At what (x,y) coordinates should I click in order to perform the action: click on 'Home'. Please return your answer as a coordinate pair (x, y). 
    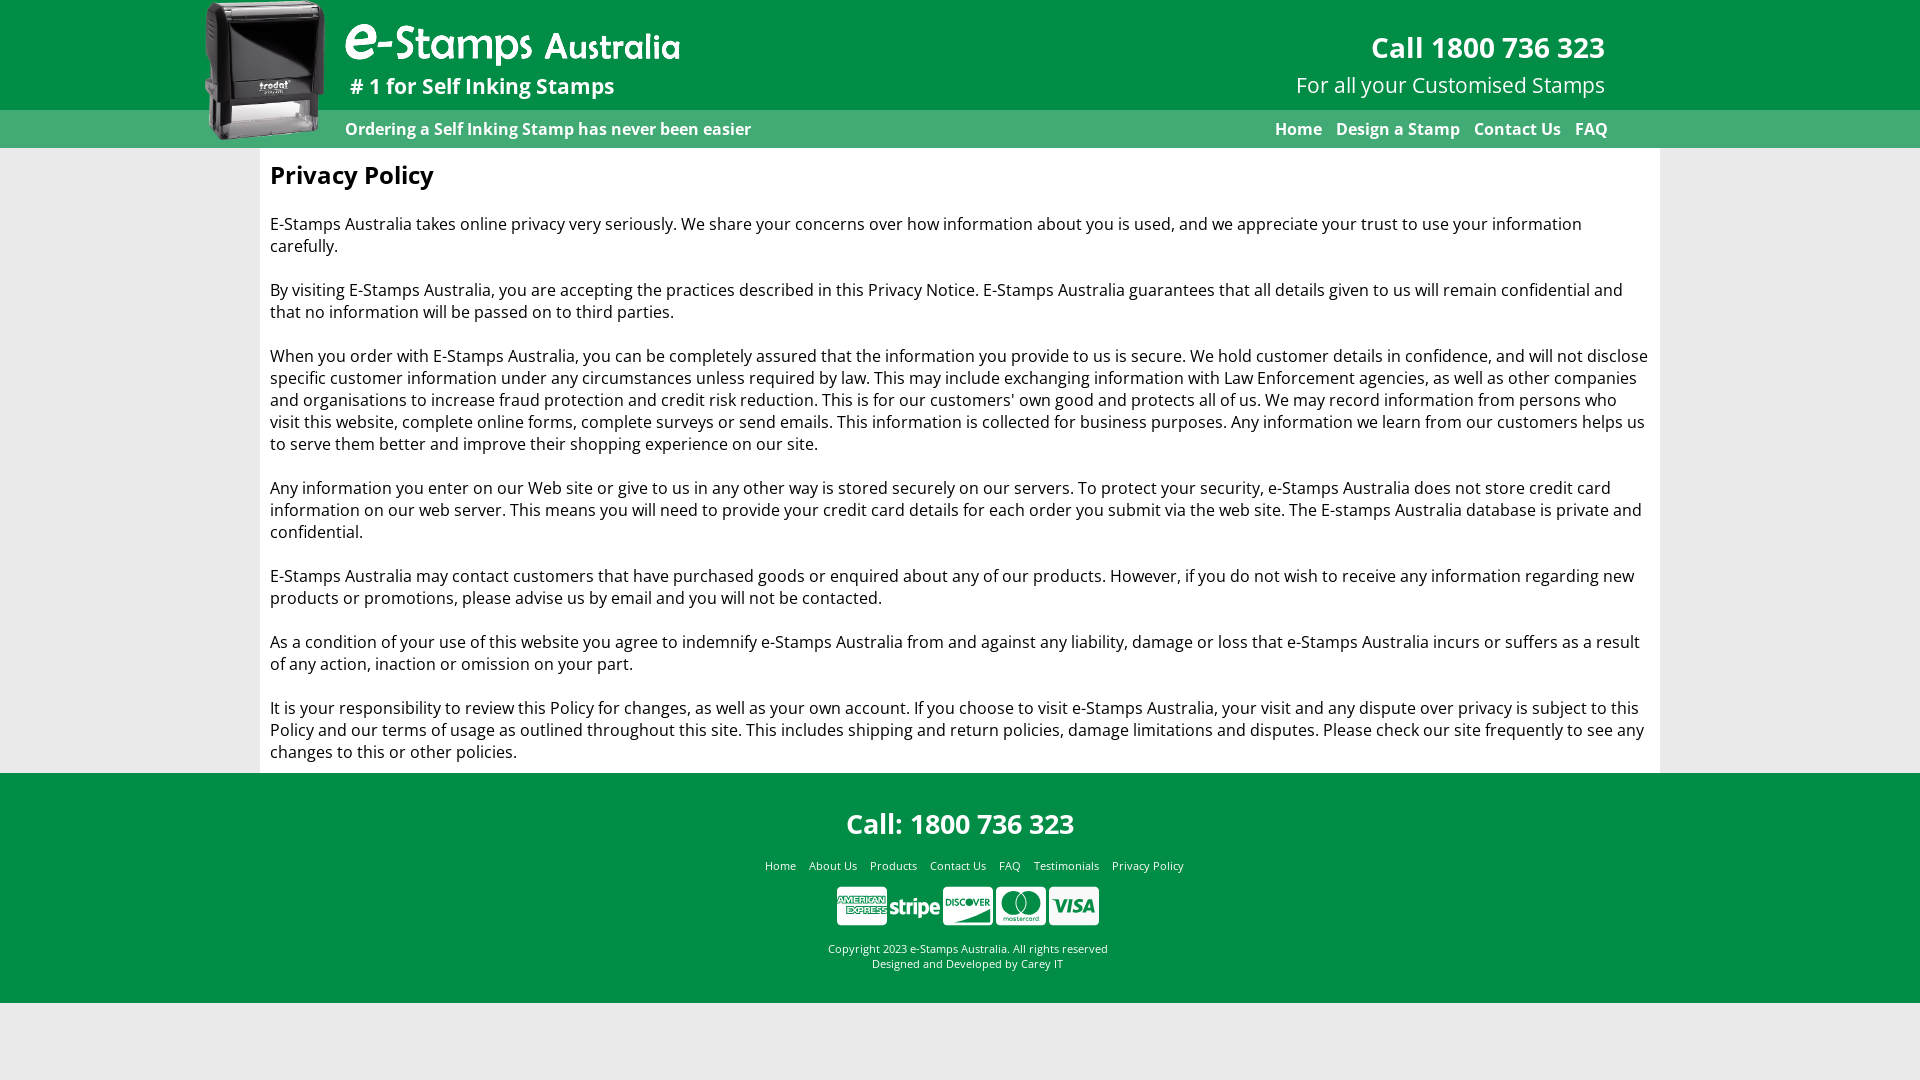
    Looking at the image, I should click on (1298, 128).